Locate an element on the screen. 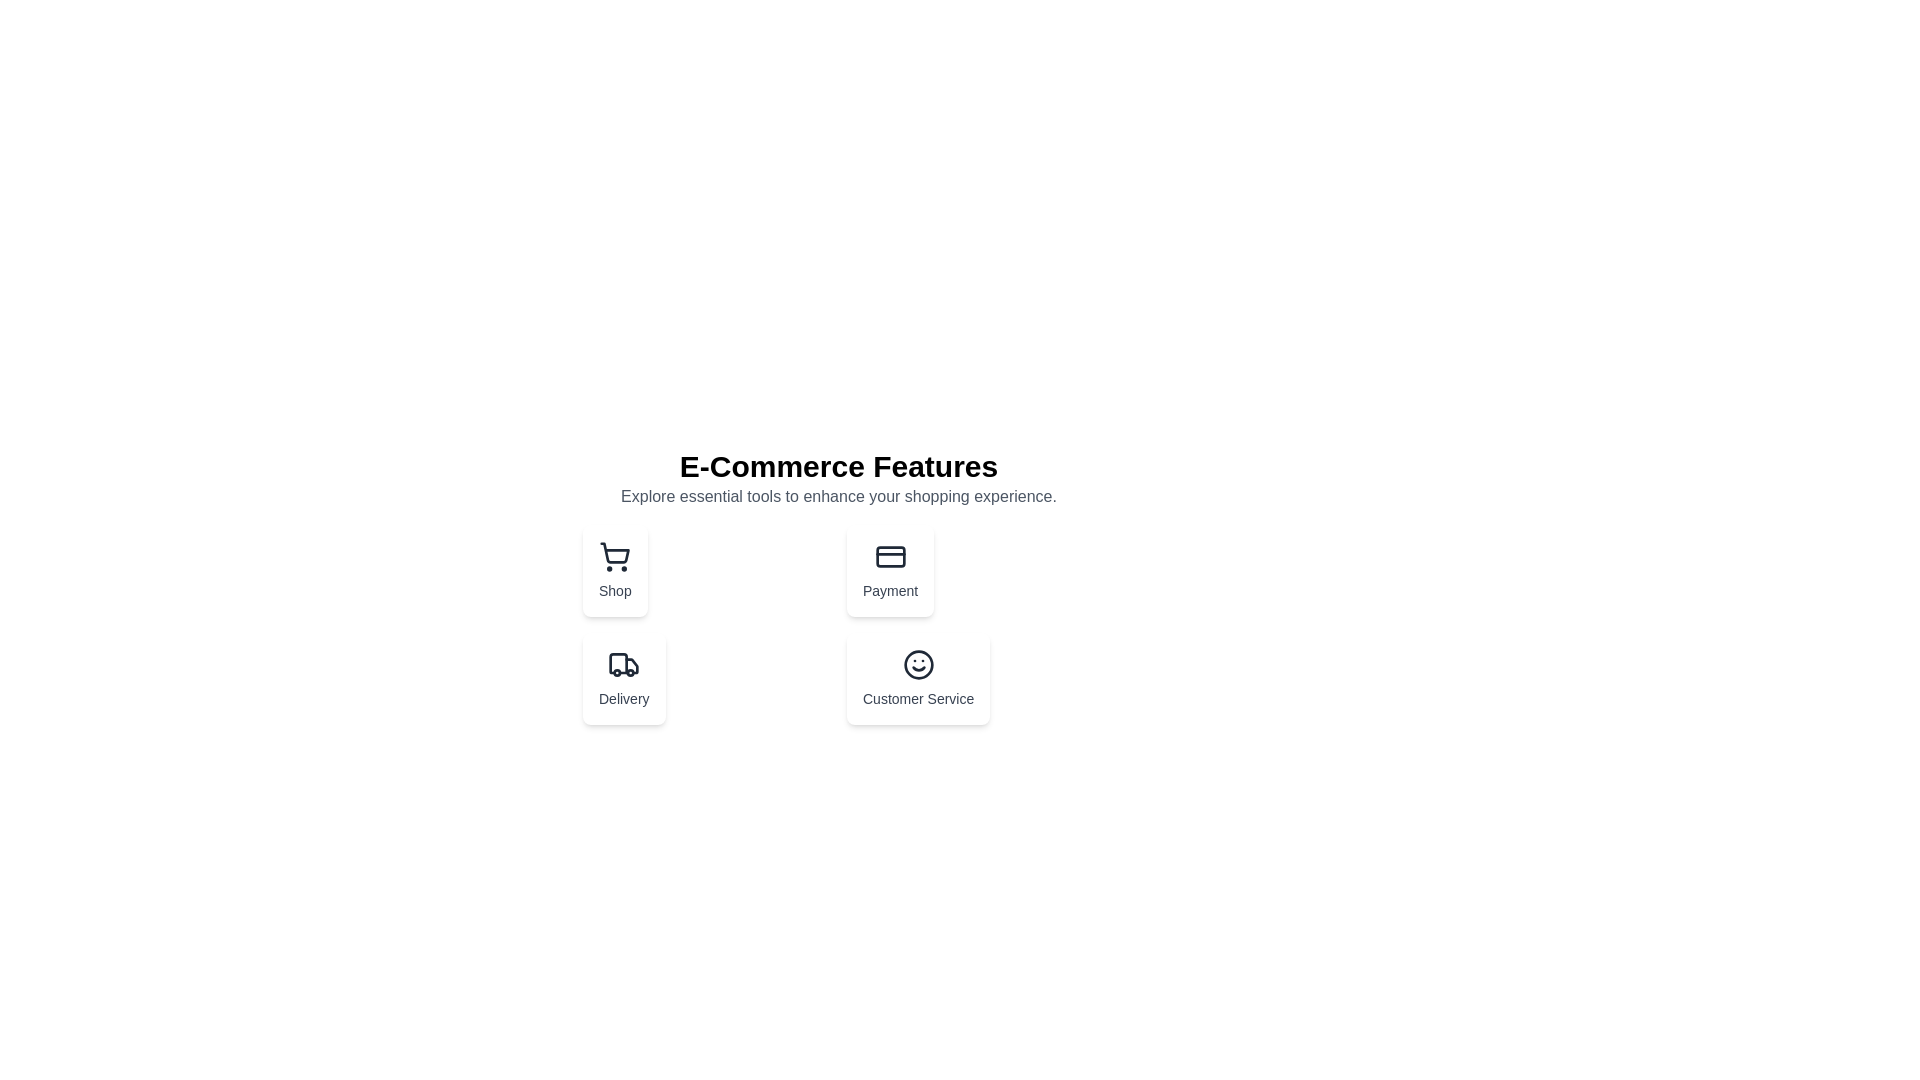 The image size is (1920, 1080). the navigational button-like card for accessing shopping features, which is the first element in the 'E-Commerce Features' grid layout is located at coordinates (614, 570).